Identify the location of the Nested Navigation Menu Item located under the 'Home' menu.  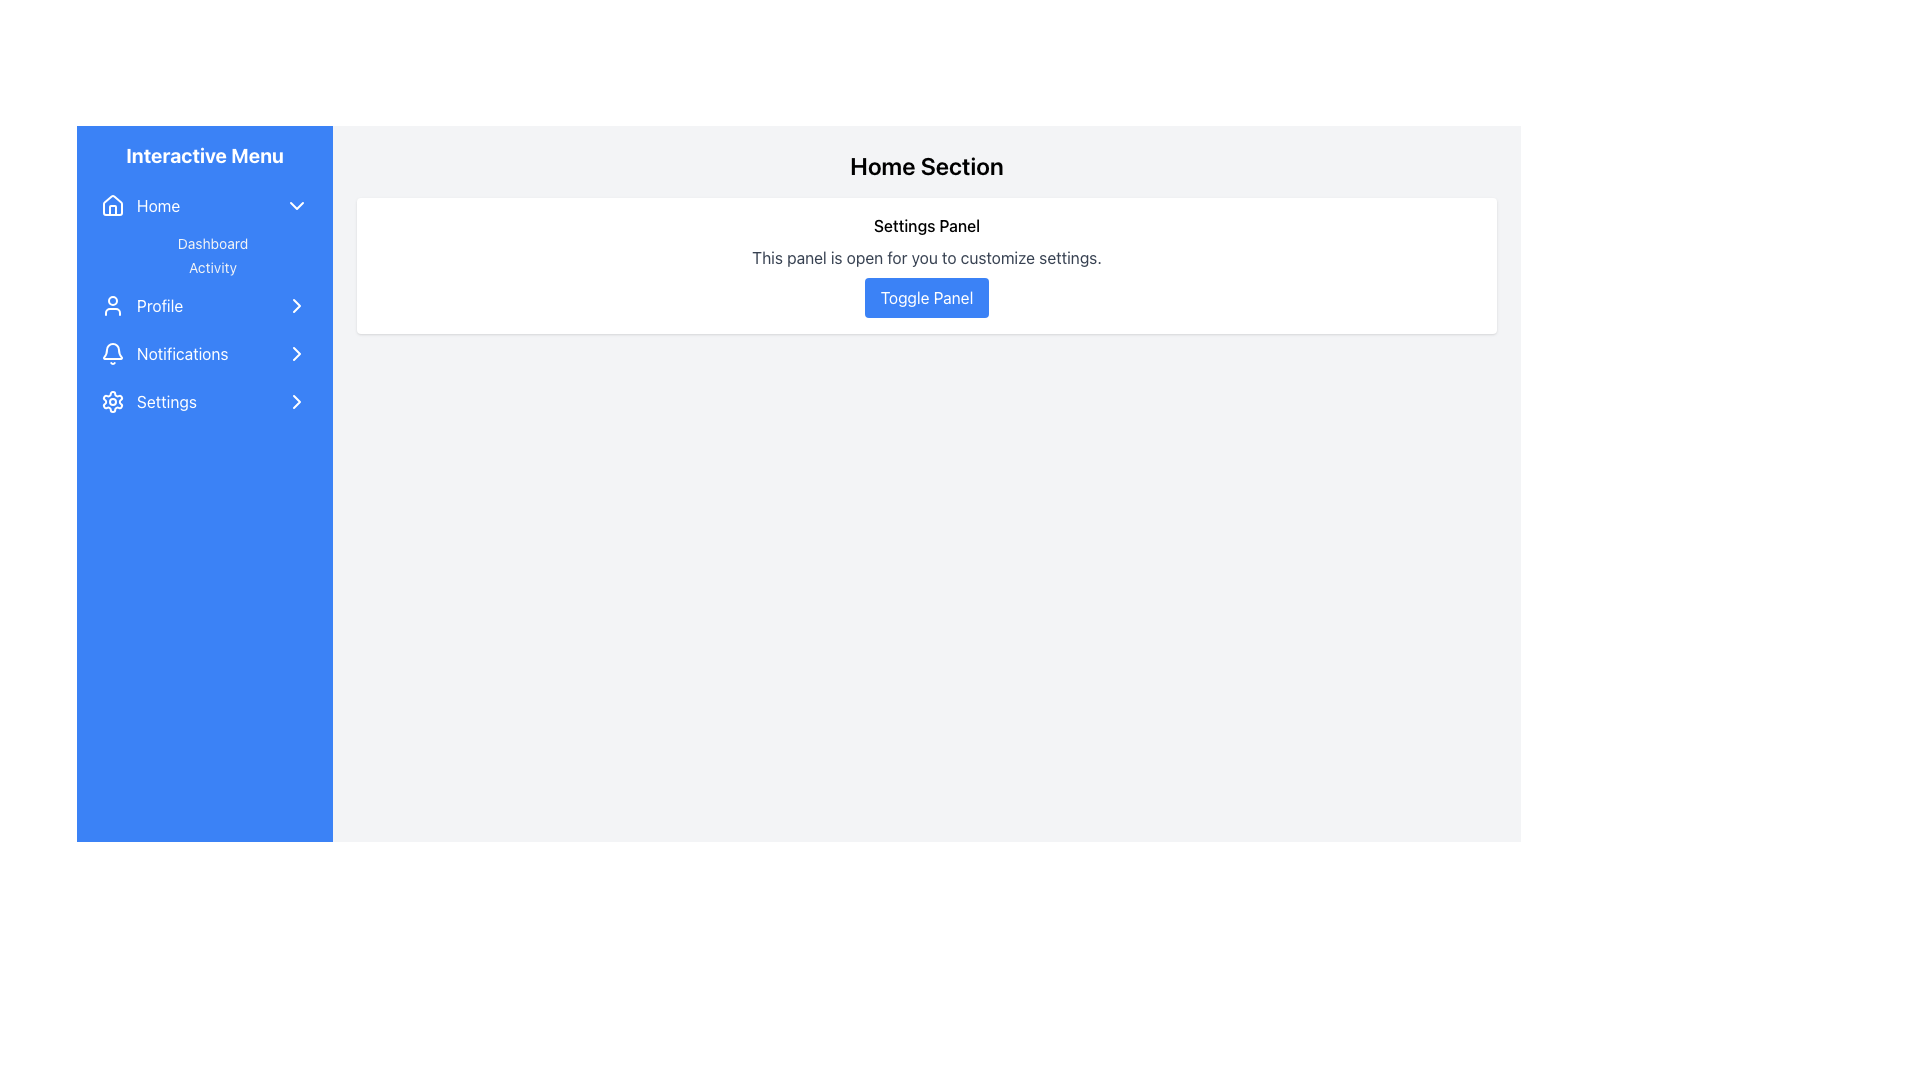
(205, 230).